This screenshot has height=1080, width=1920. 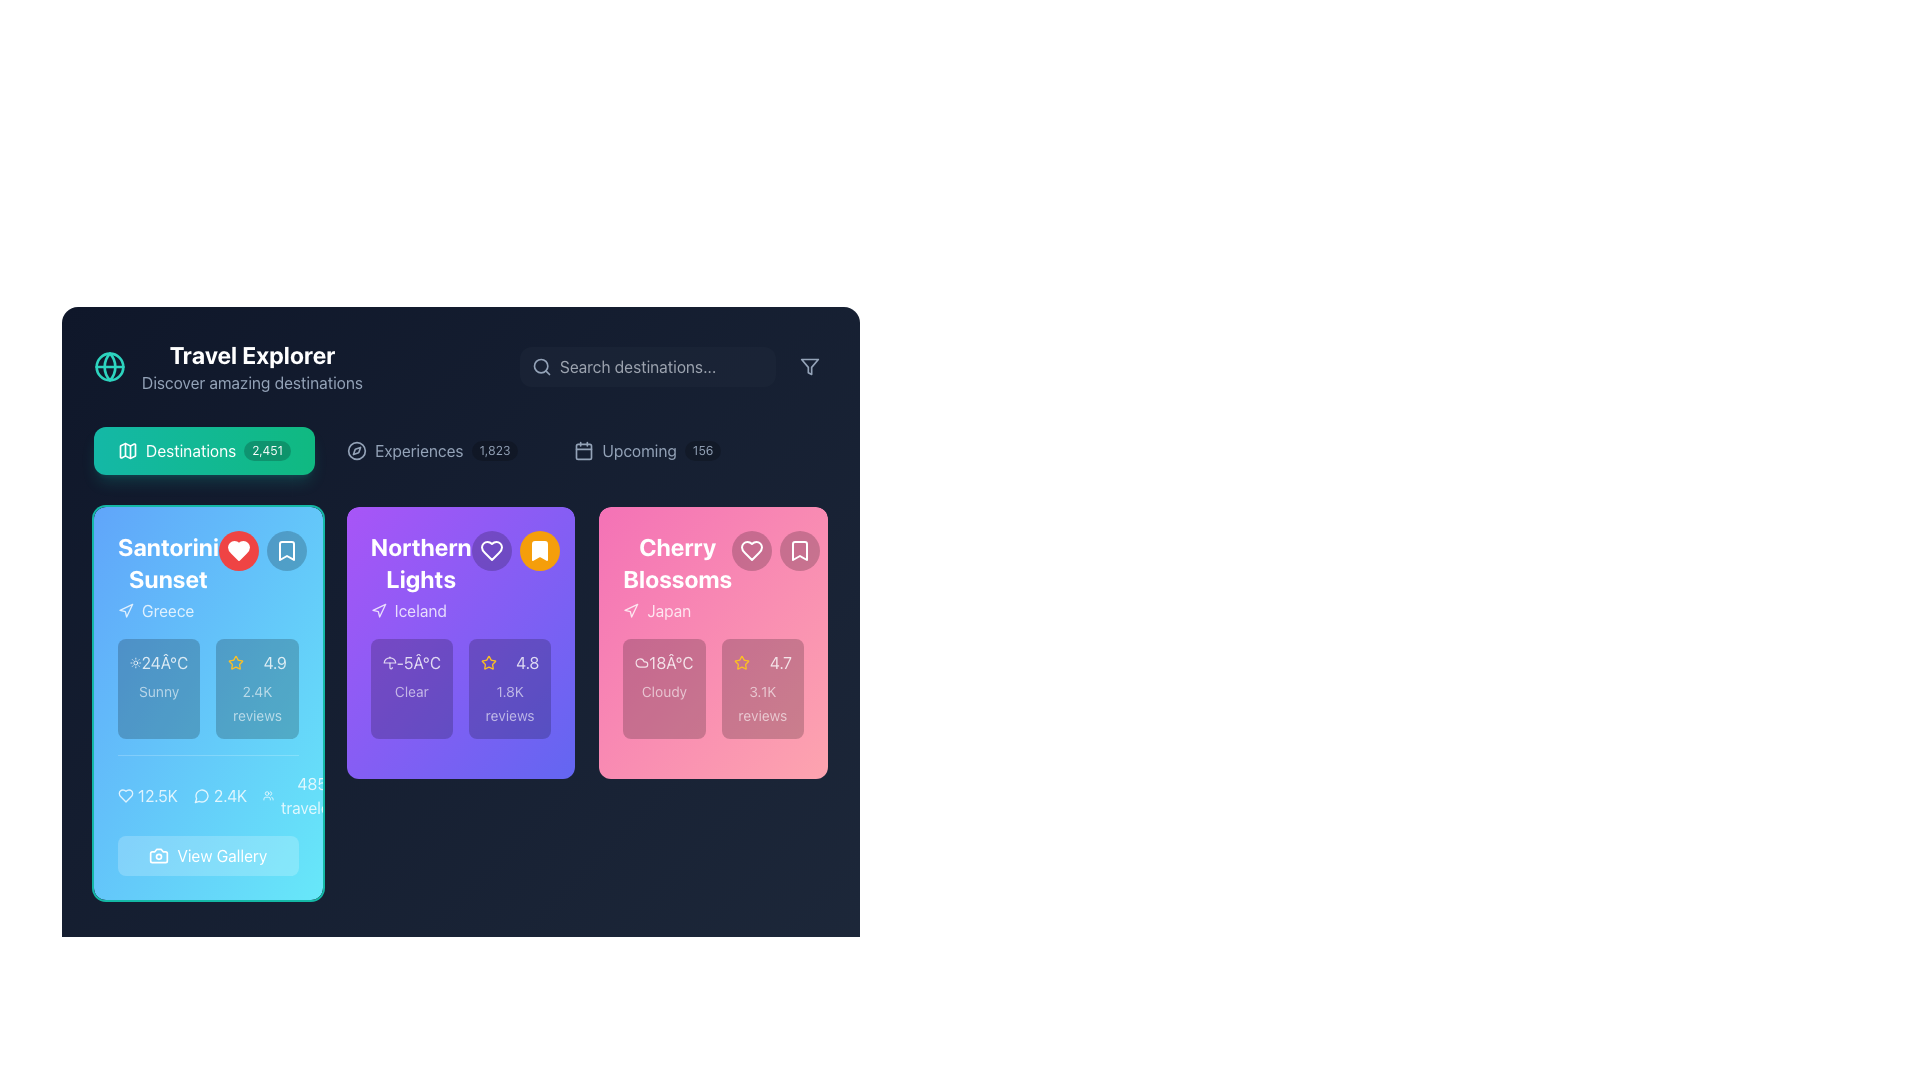 I want to click on the 'View Gallery' button located at the bottom center of the 'Santorini Sunset' card, so click(x=208, y=815).